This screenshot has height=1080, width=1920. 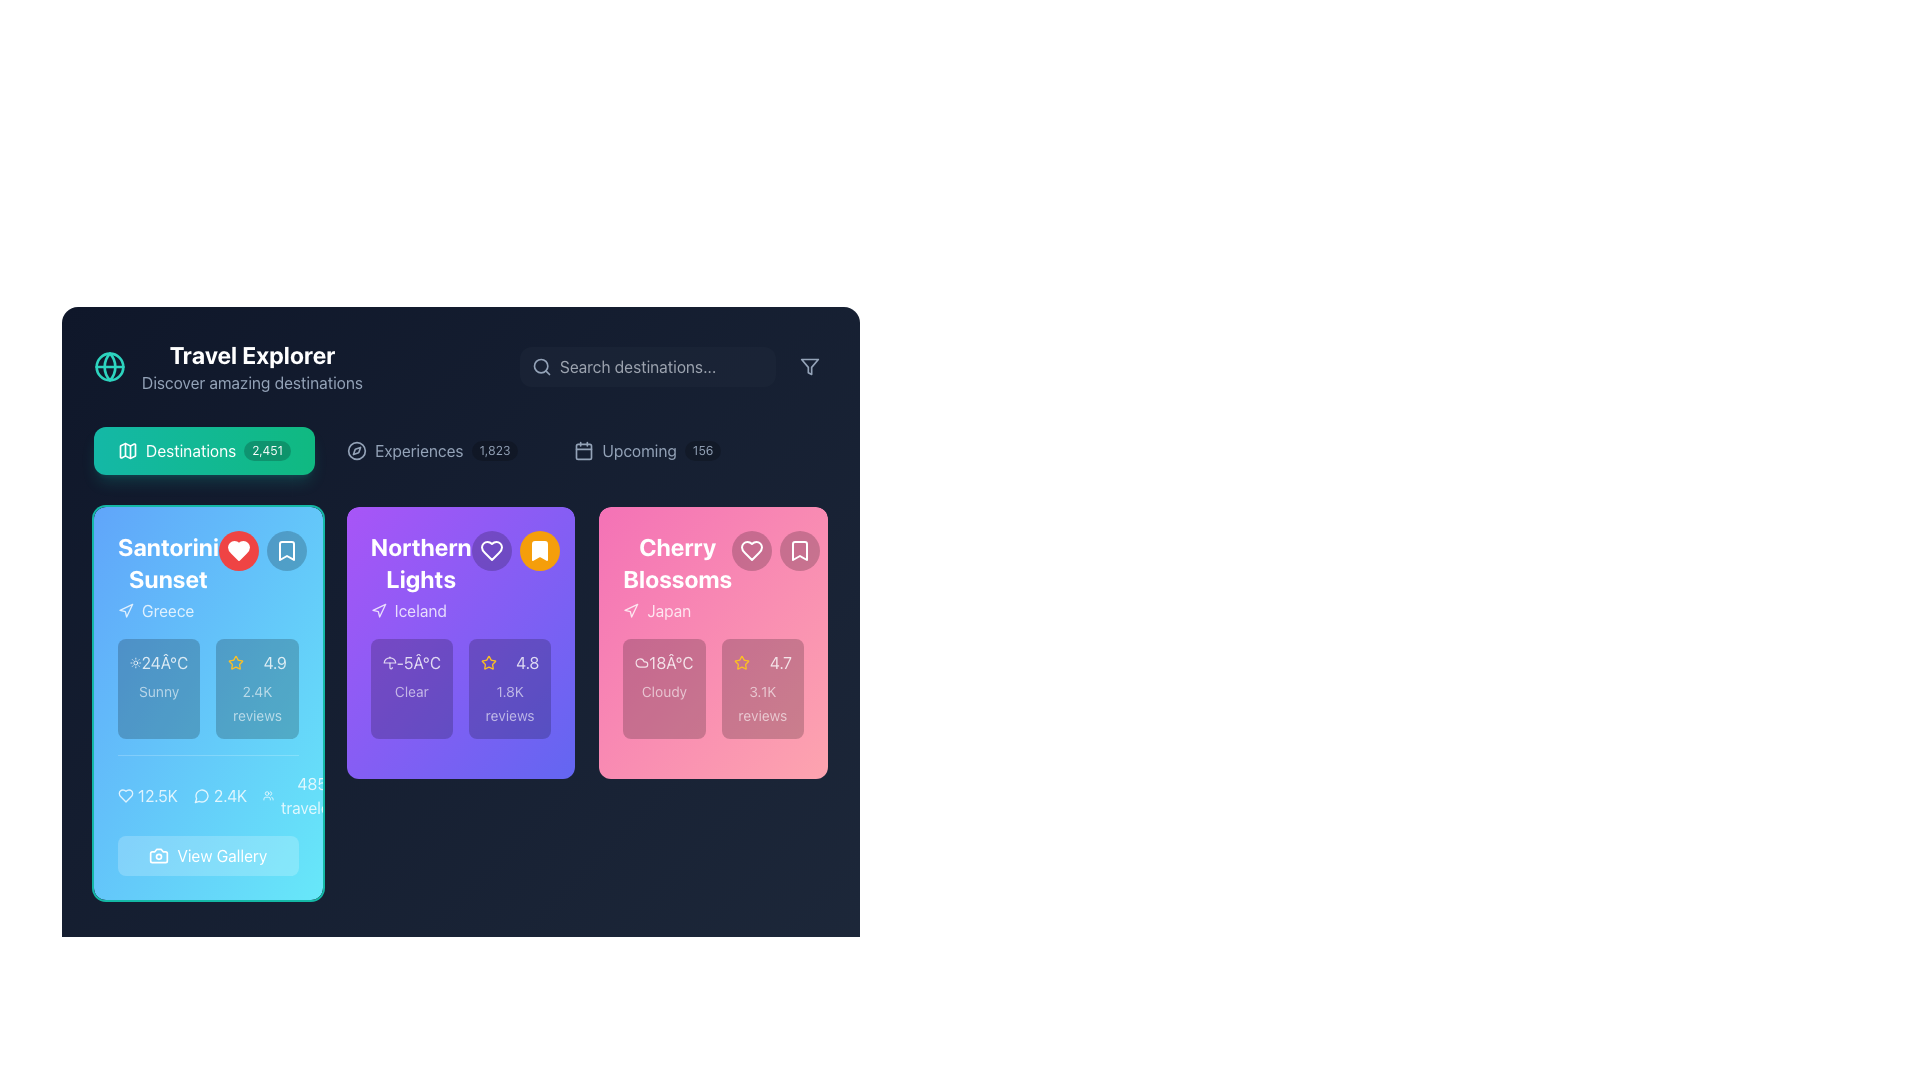 I want to click on the 'View Gallery' button located at the bottom center of the 'Santorini Sunset' card, so click(x=208, y=815).